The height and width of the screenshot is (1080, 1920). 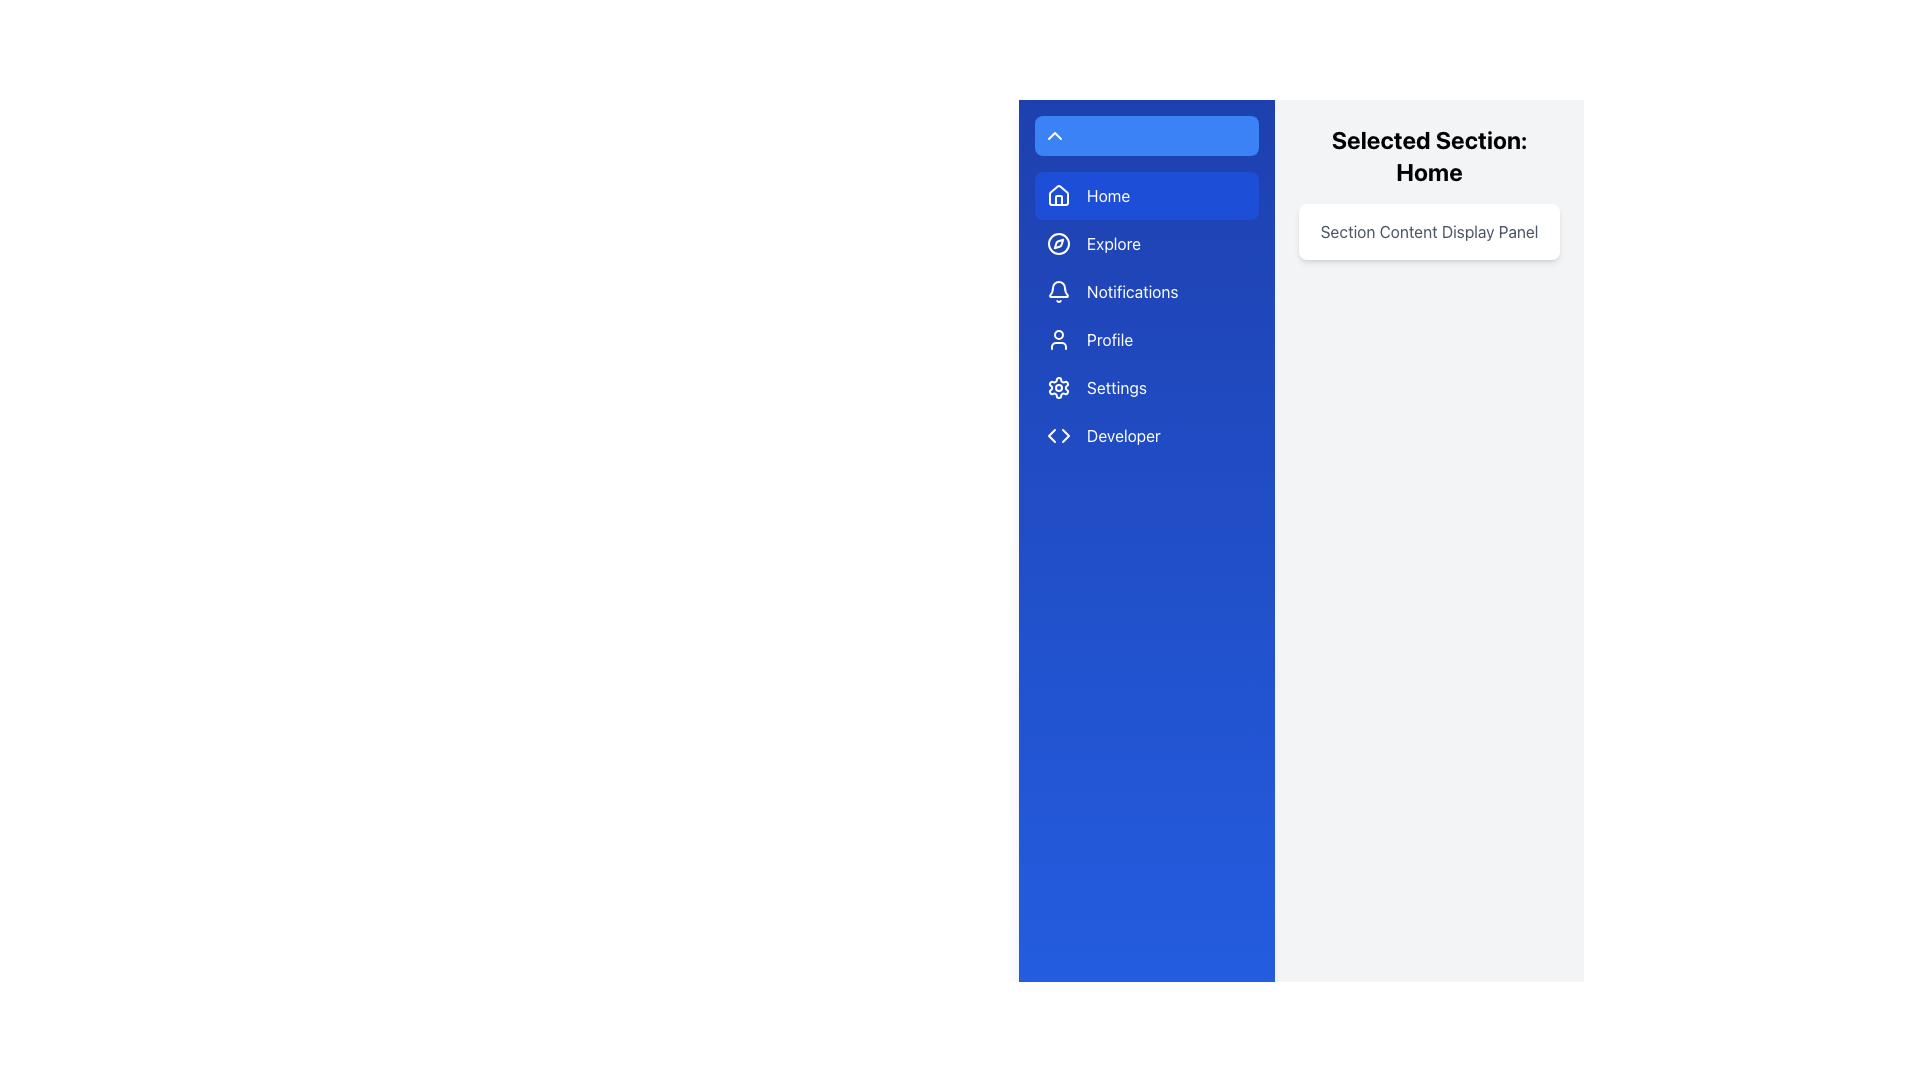 What do you see at coordinates (1058, 289) in the screenshot?
I see `the Notifications icon located in the left-hand navigation panel` at bounding box center [1058, 289].